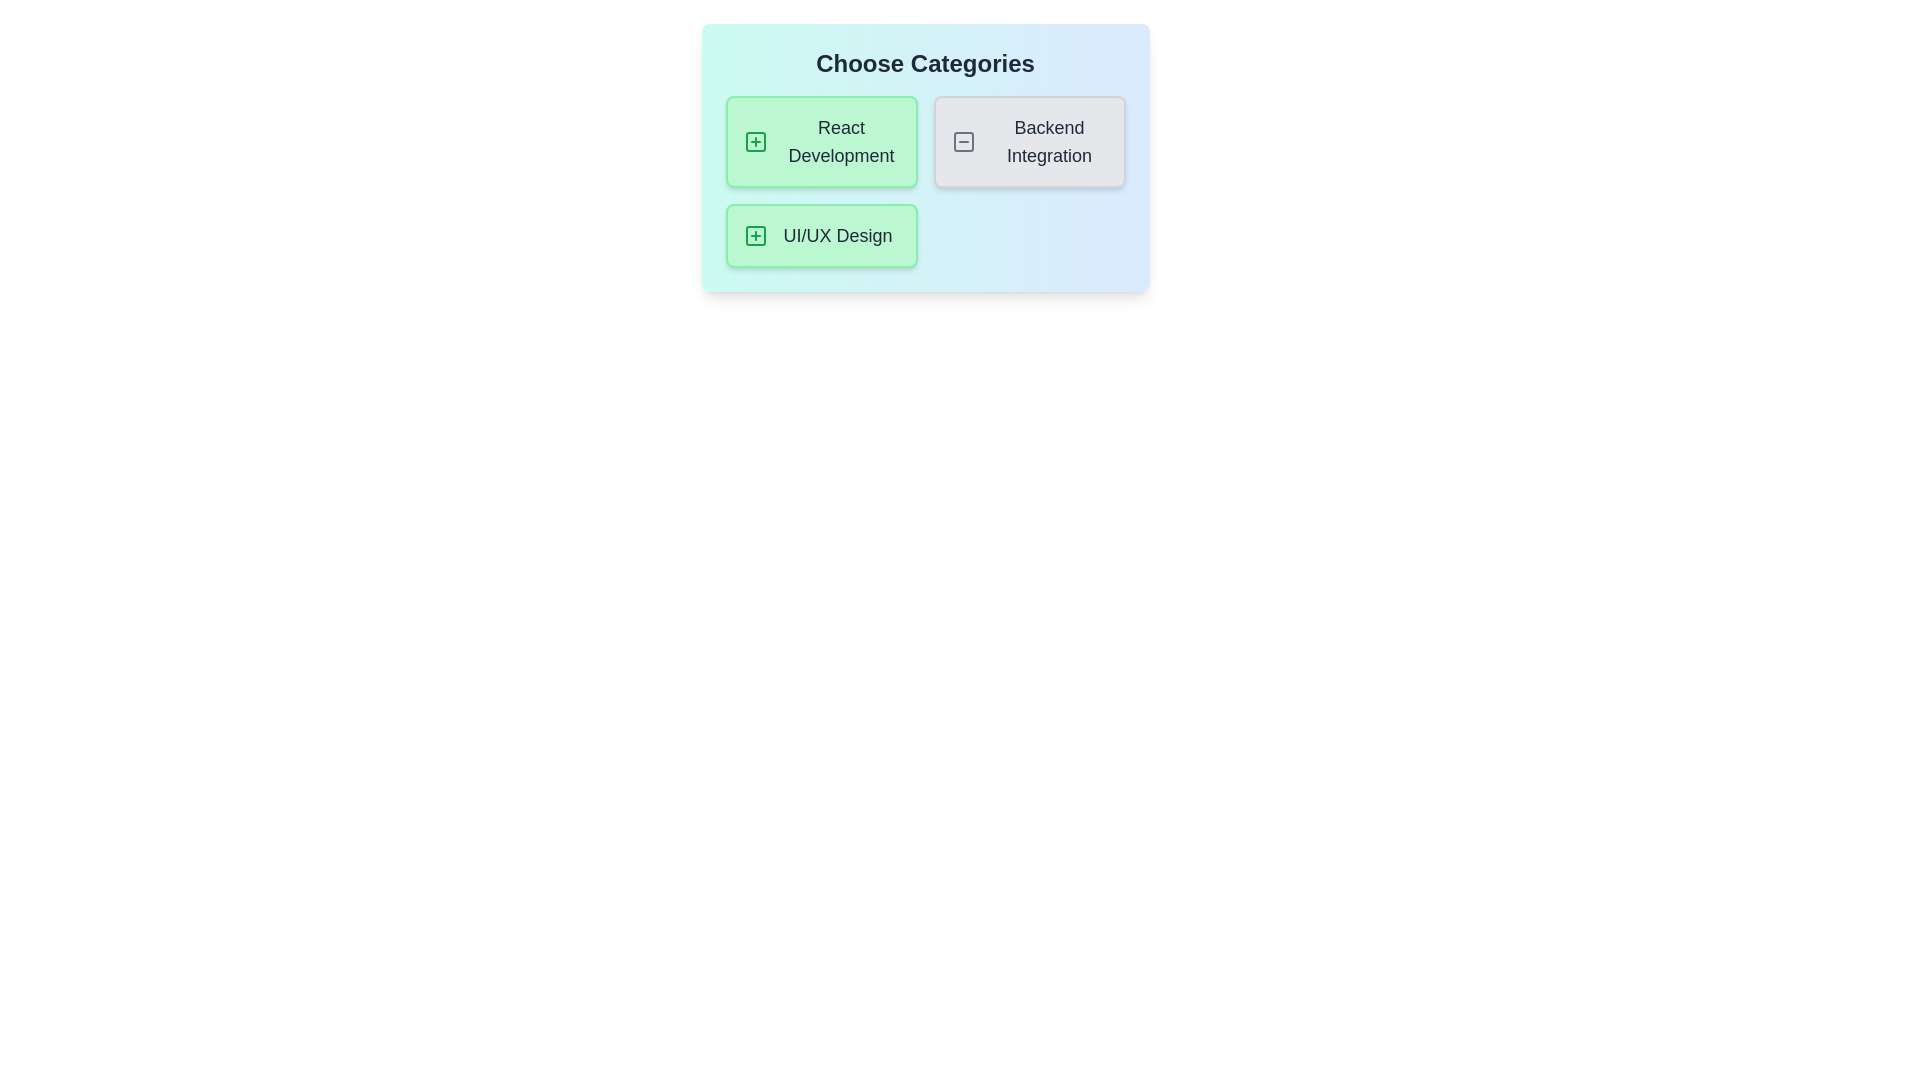 This screenshot has width=1920, height=1080. Describe the element at coordinates (821, 234) in the screenshot. I see `the category UI/UX Design` at that location.